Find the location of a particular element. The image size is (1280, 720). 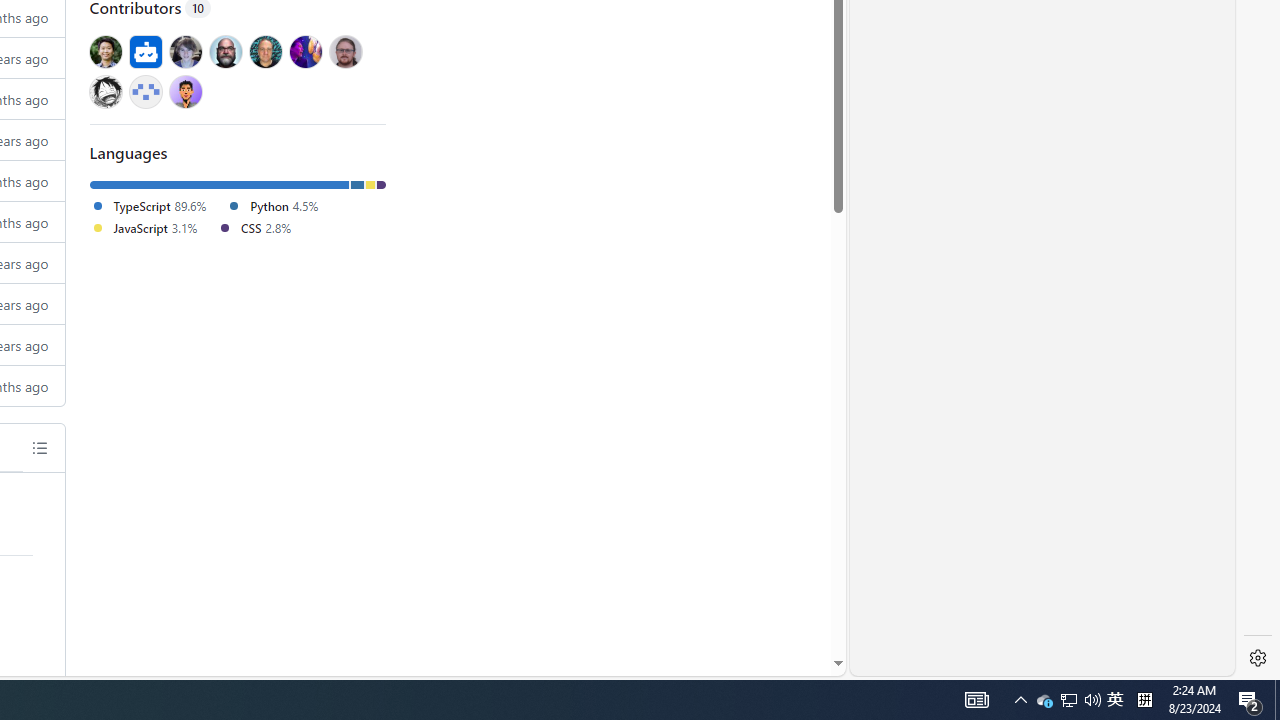

'Python 4.5%' is located at coordinates (271, 205).